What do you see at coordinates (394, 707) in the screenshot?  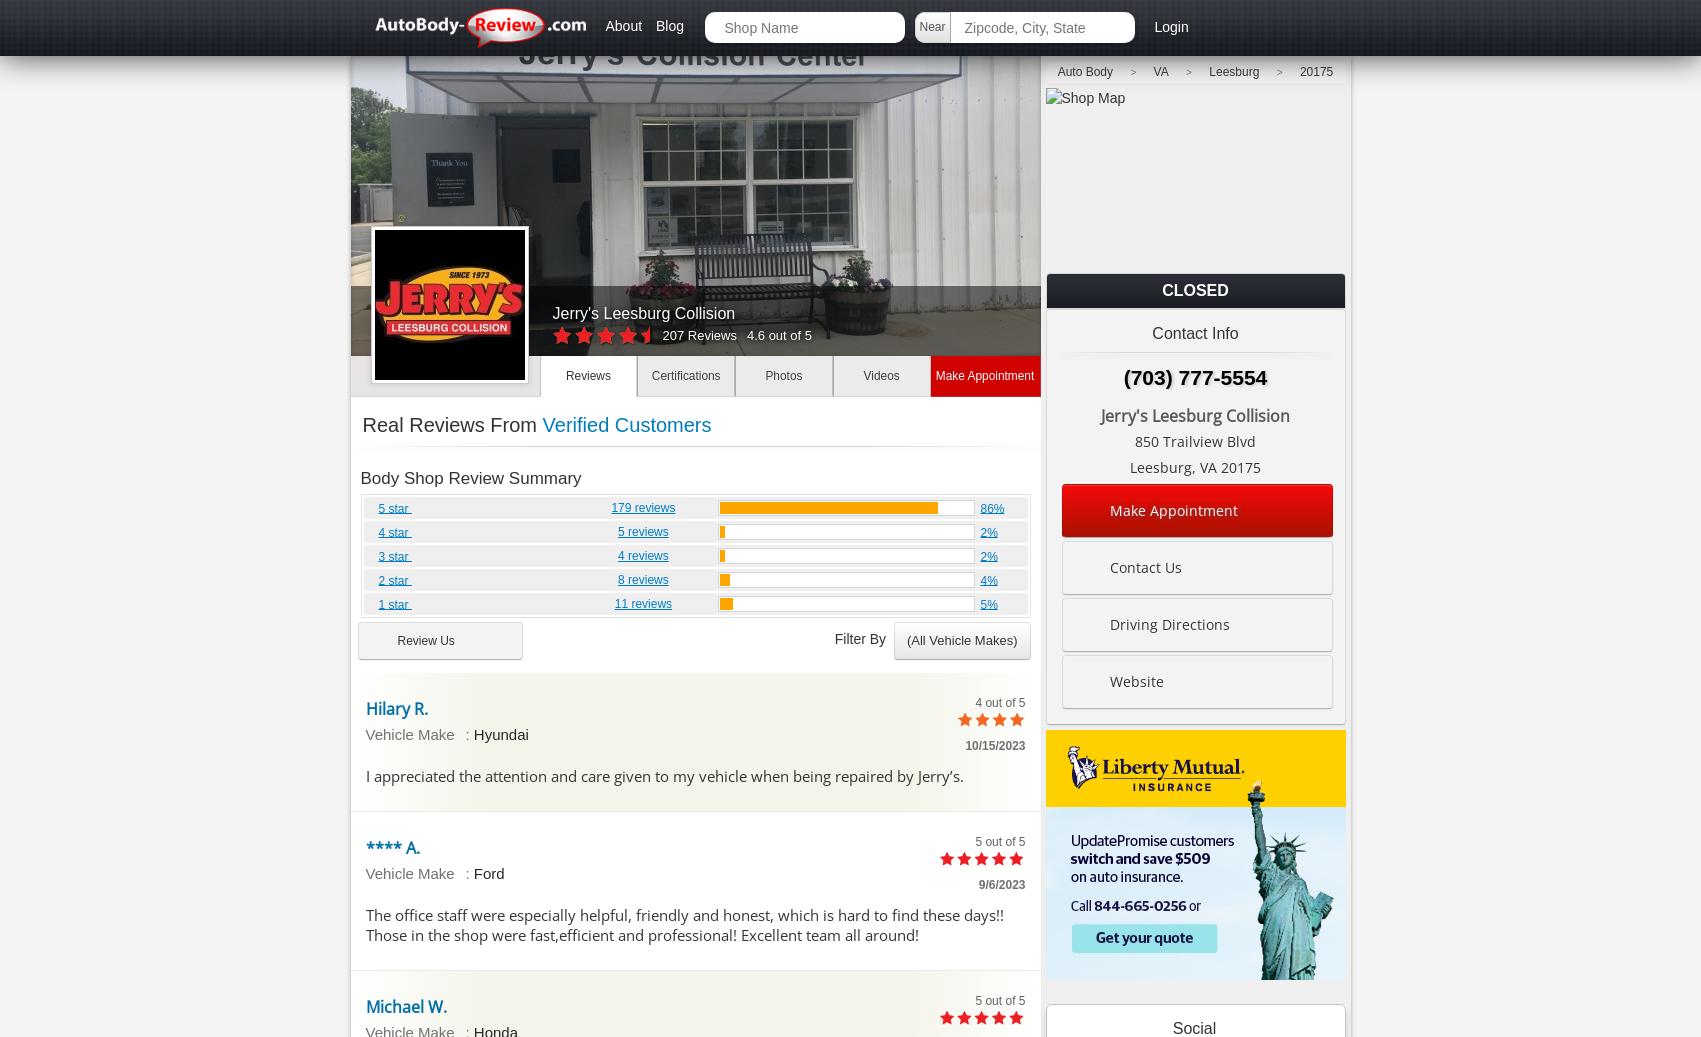 I see `'Hilary R.'` at bounding box center [394, 707].